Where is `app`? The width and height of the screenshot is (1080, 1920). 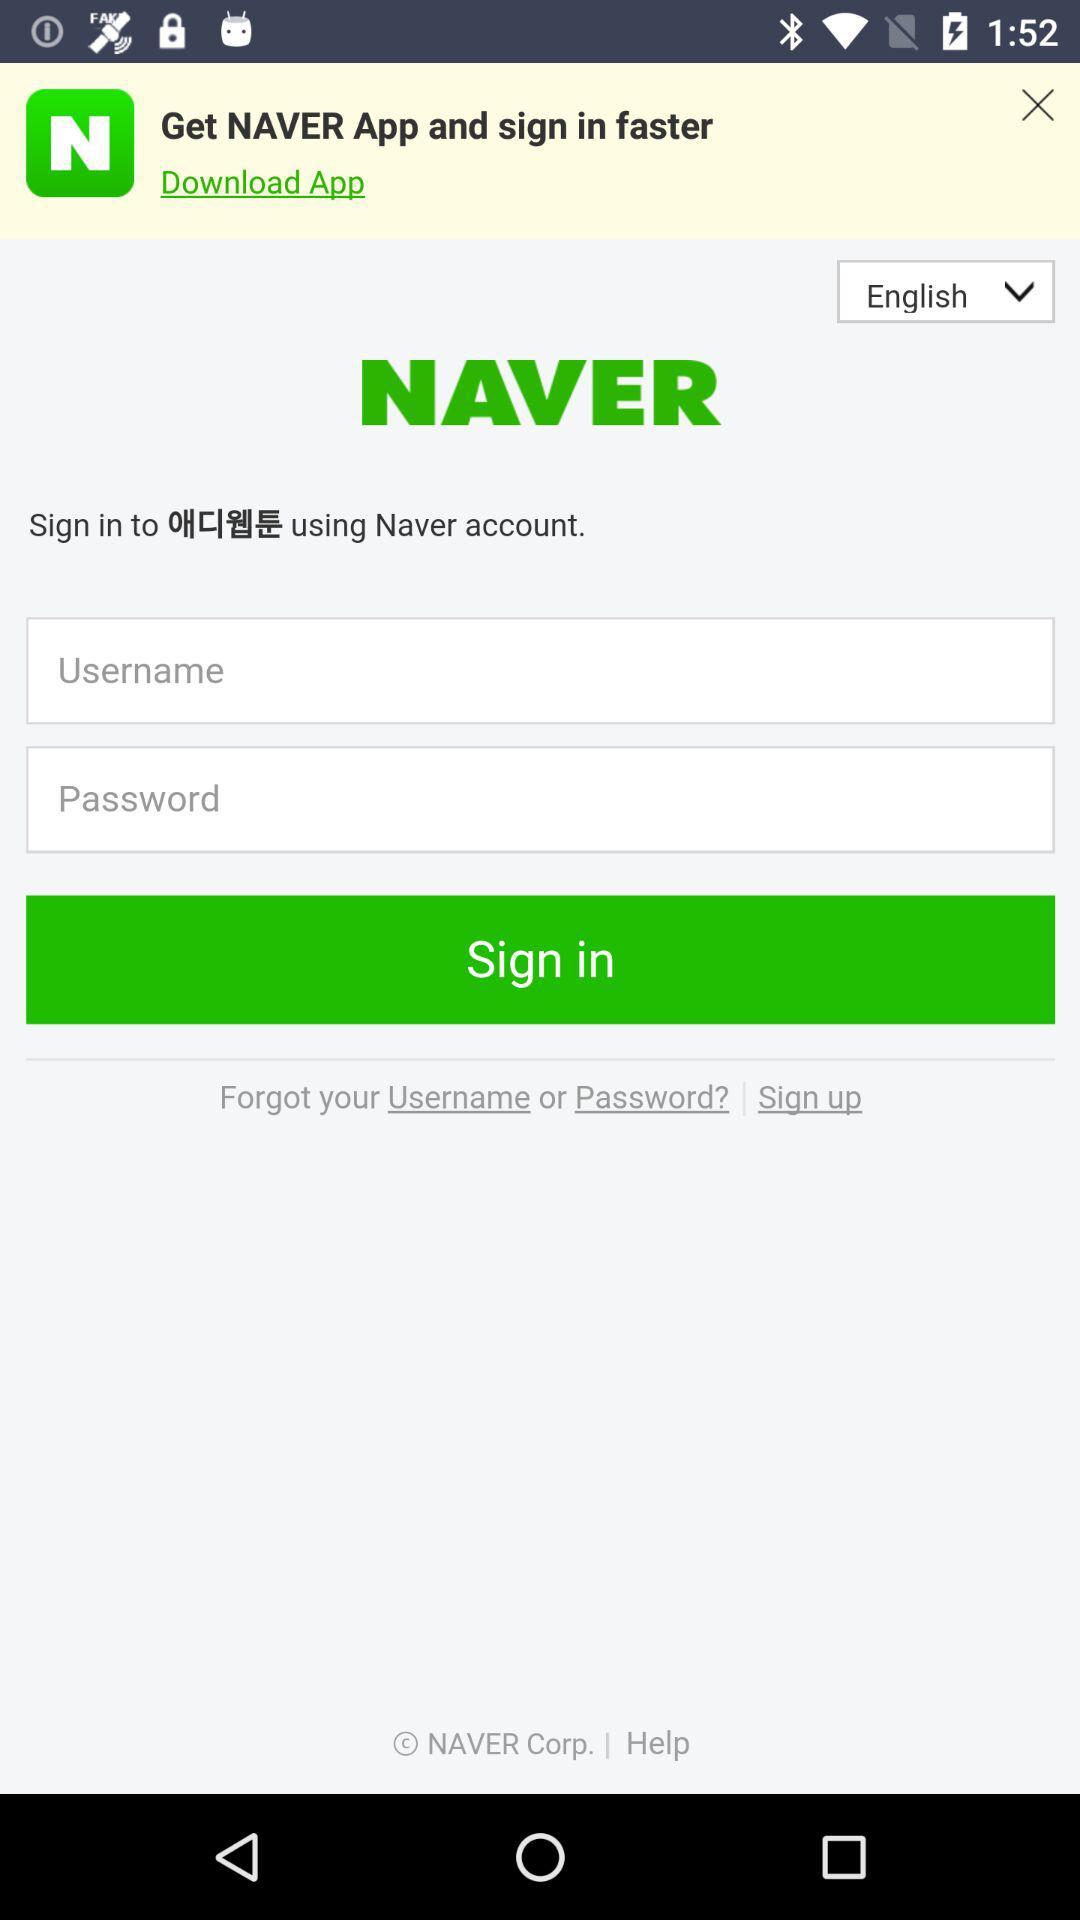
app is located at coordinates (66, 142).